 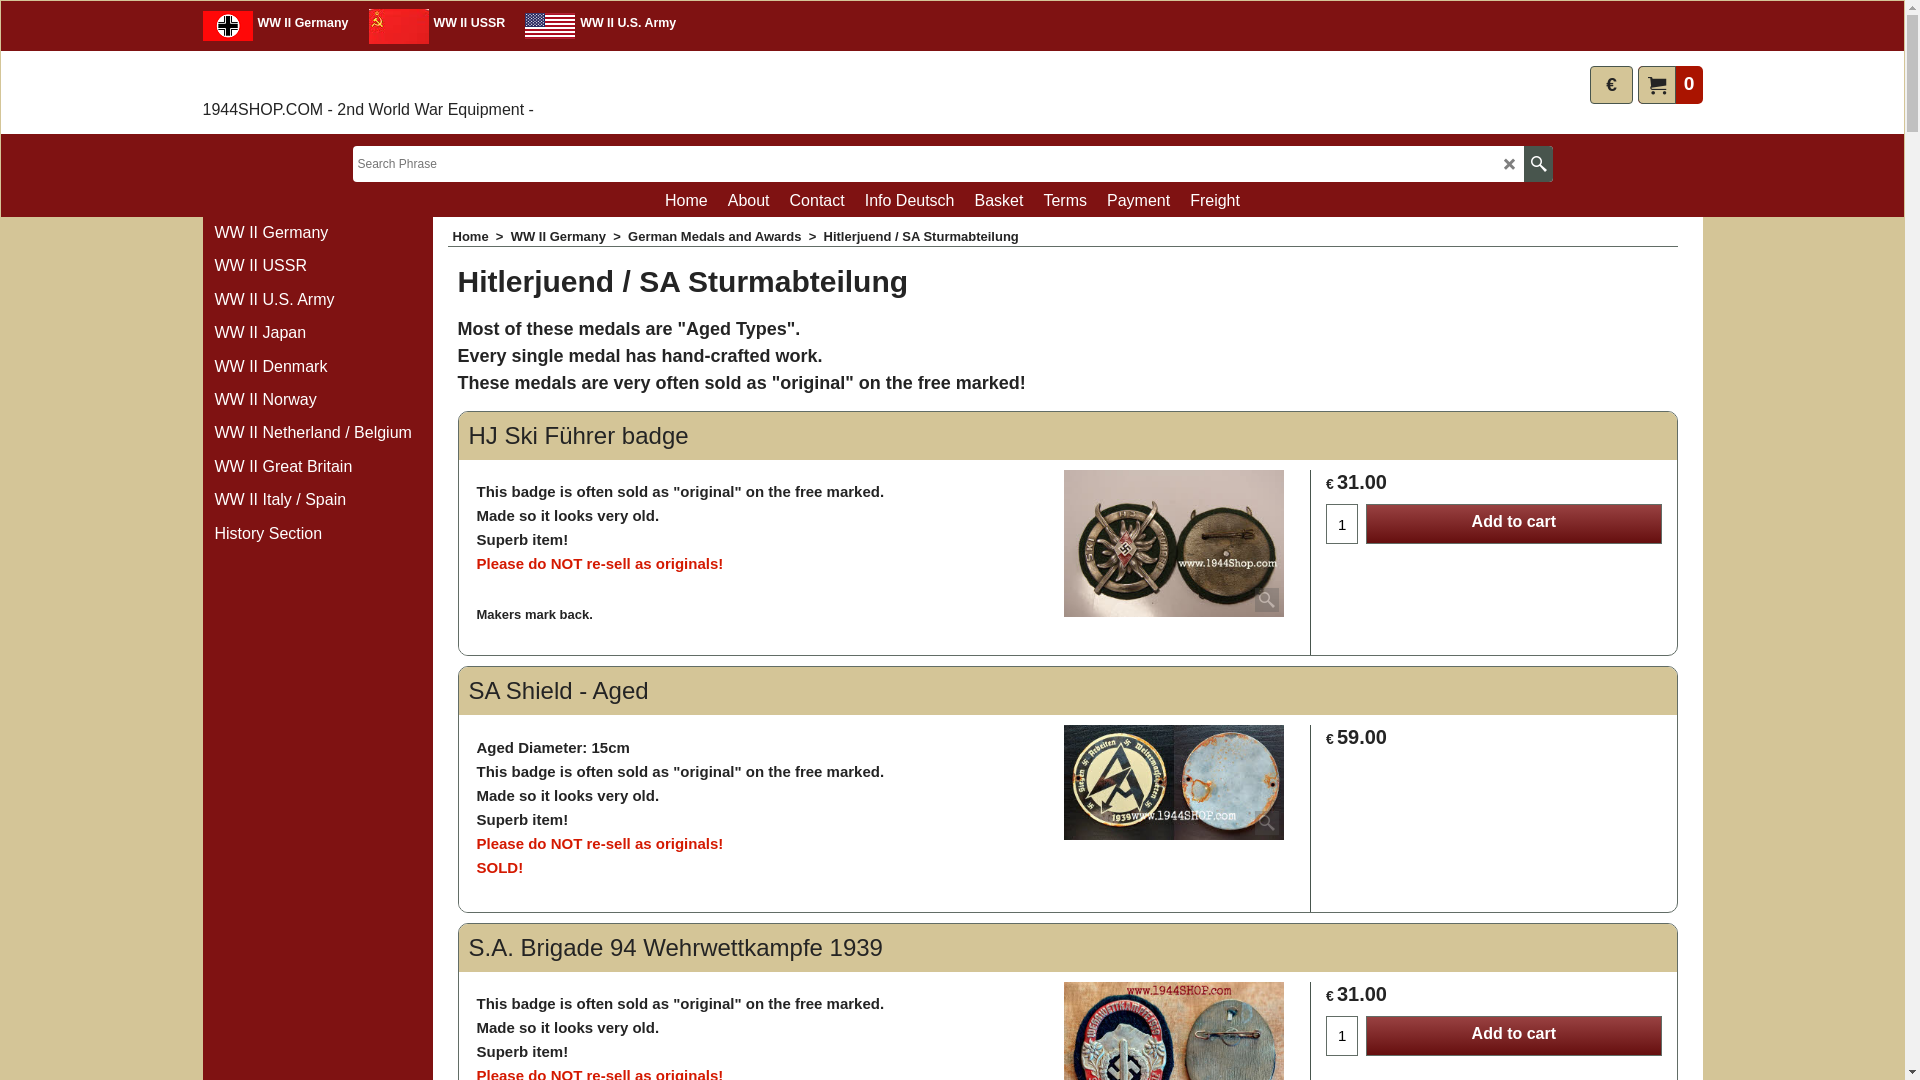 I want to click on 'WW II Germany  > ', so click(x=568, y=235).